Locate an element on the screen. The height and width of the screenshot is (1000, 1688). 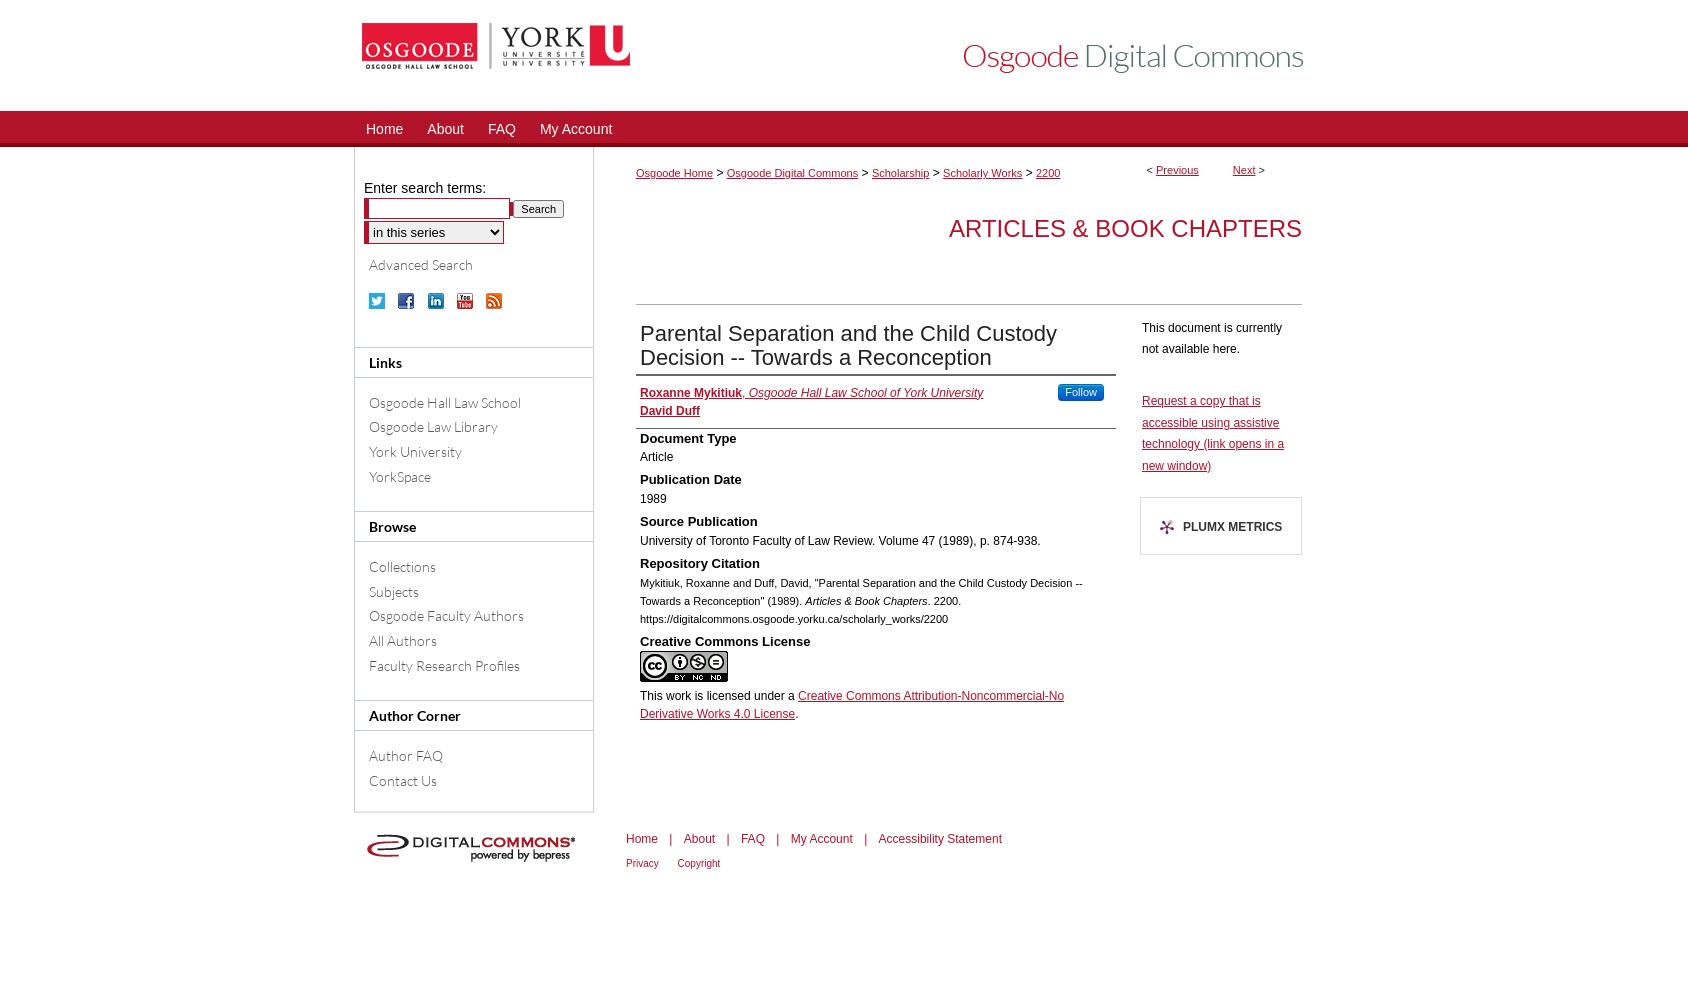
'Subjects' is located at coordinates (393, 589).